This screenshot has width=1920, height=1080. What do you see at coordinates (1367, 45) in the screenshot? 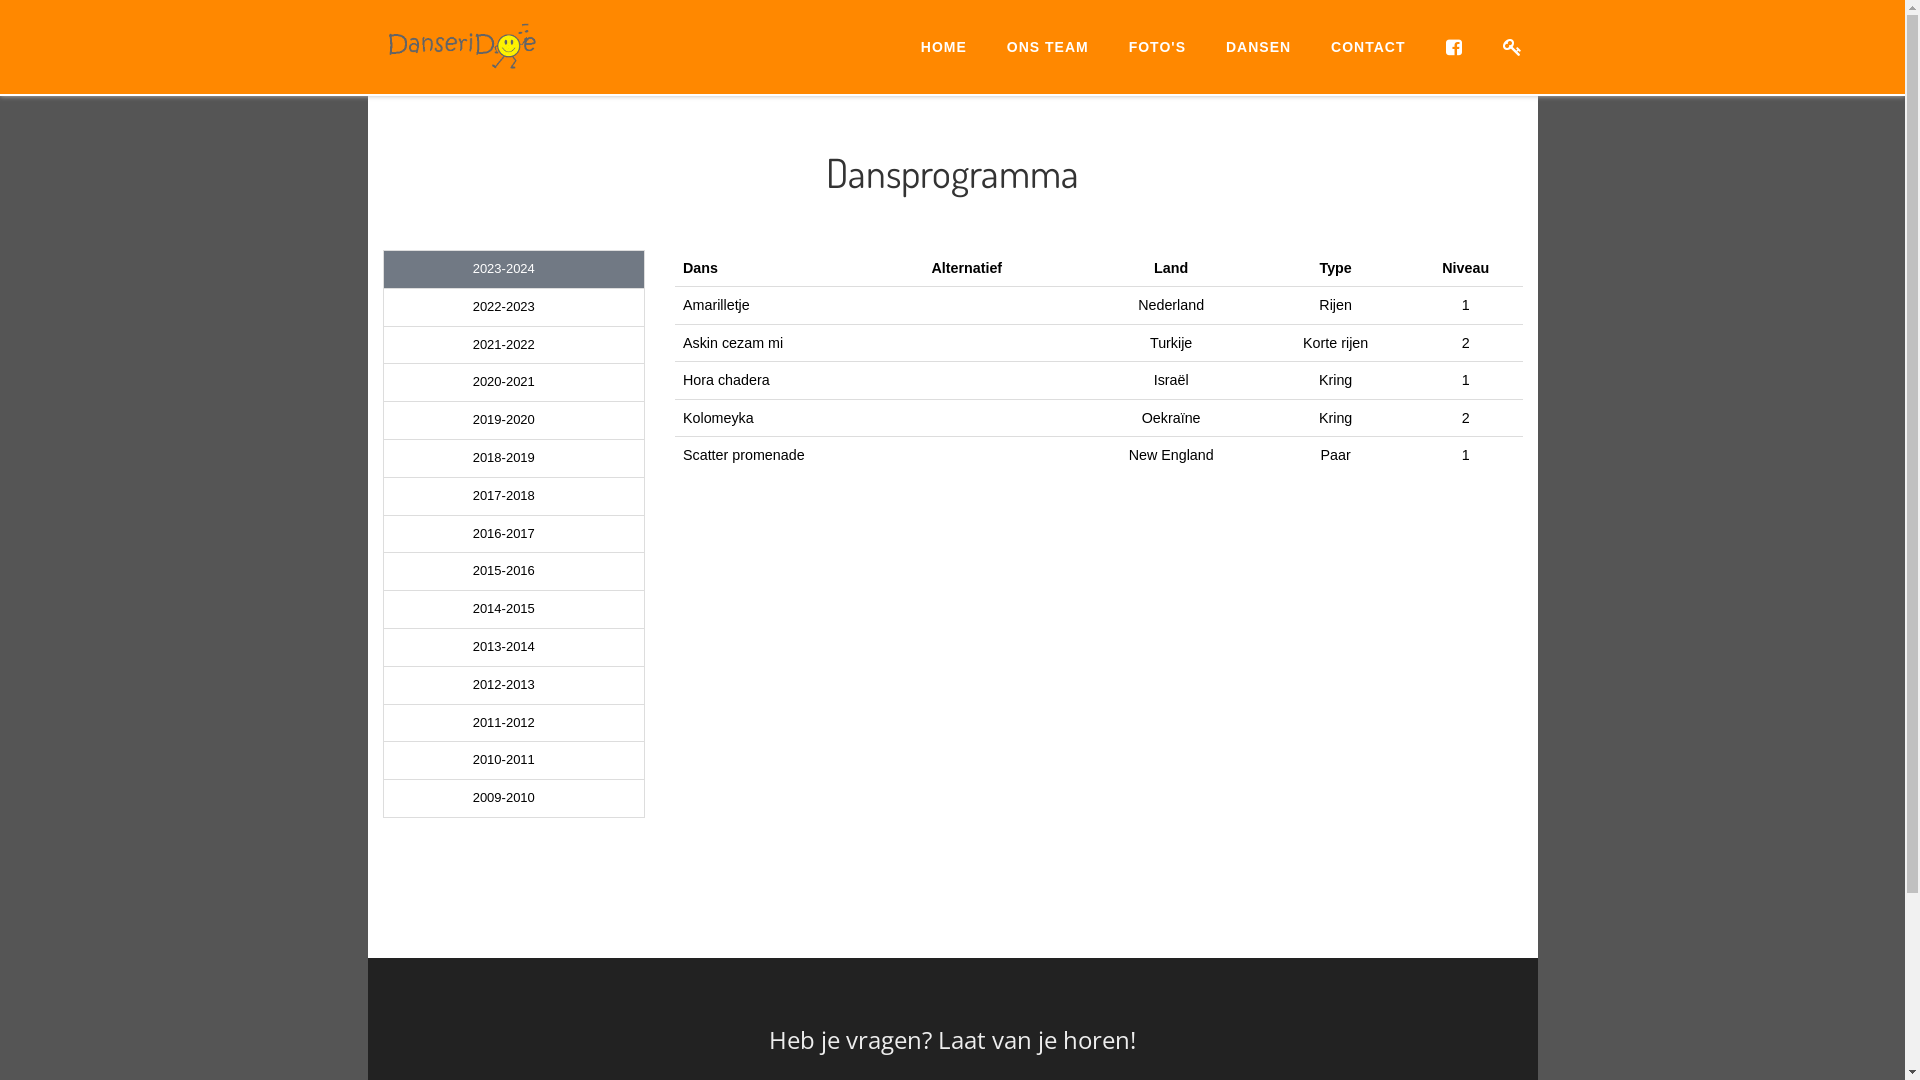
I see `'CONTACT'` at bounding box center [1367, 45].